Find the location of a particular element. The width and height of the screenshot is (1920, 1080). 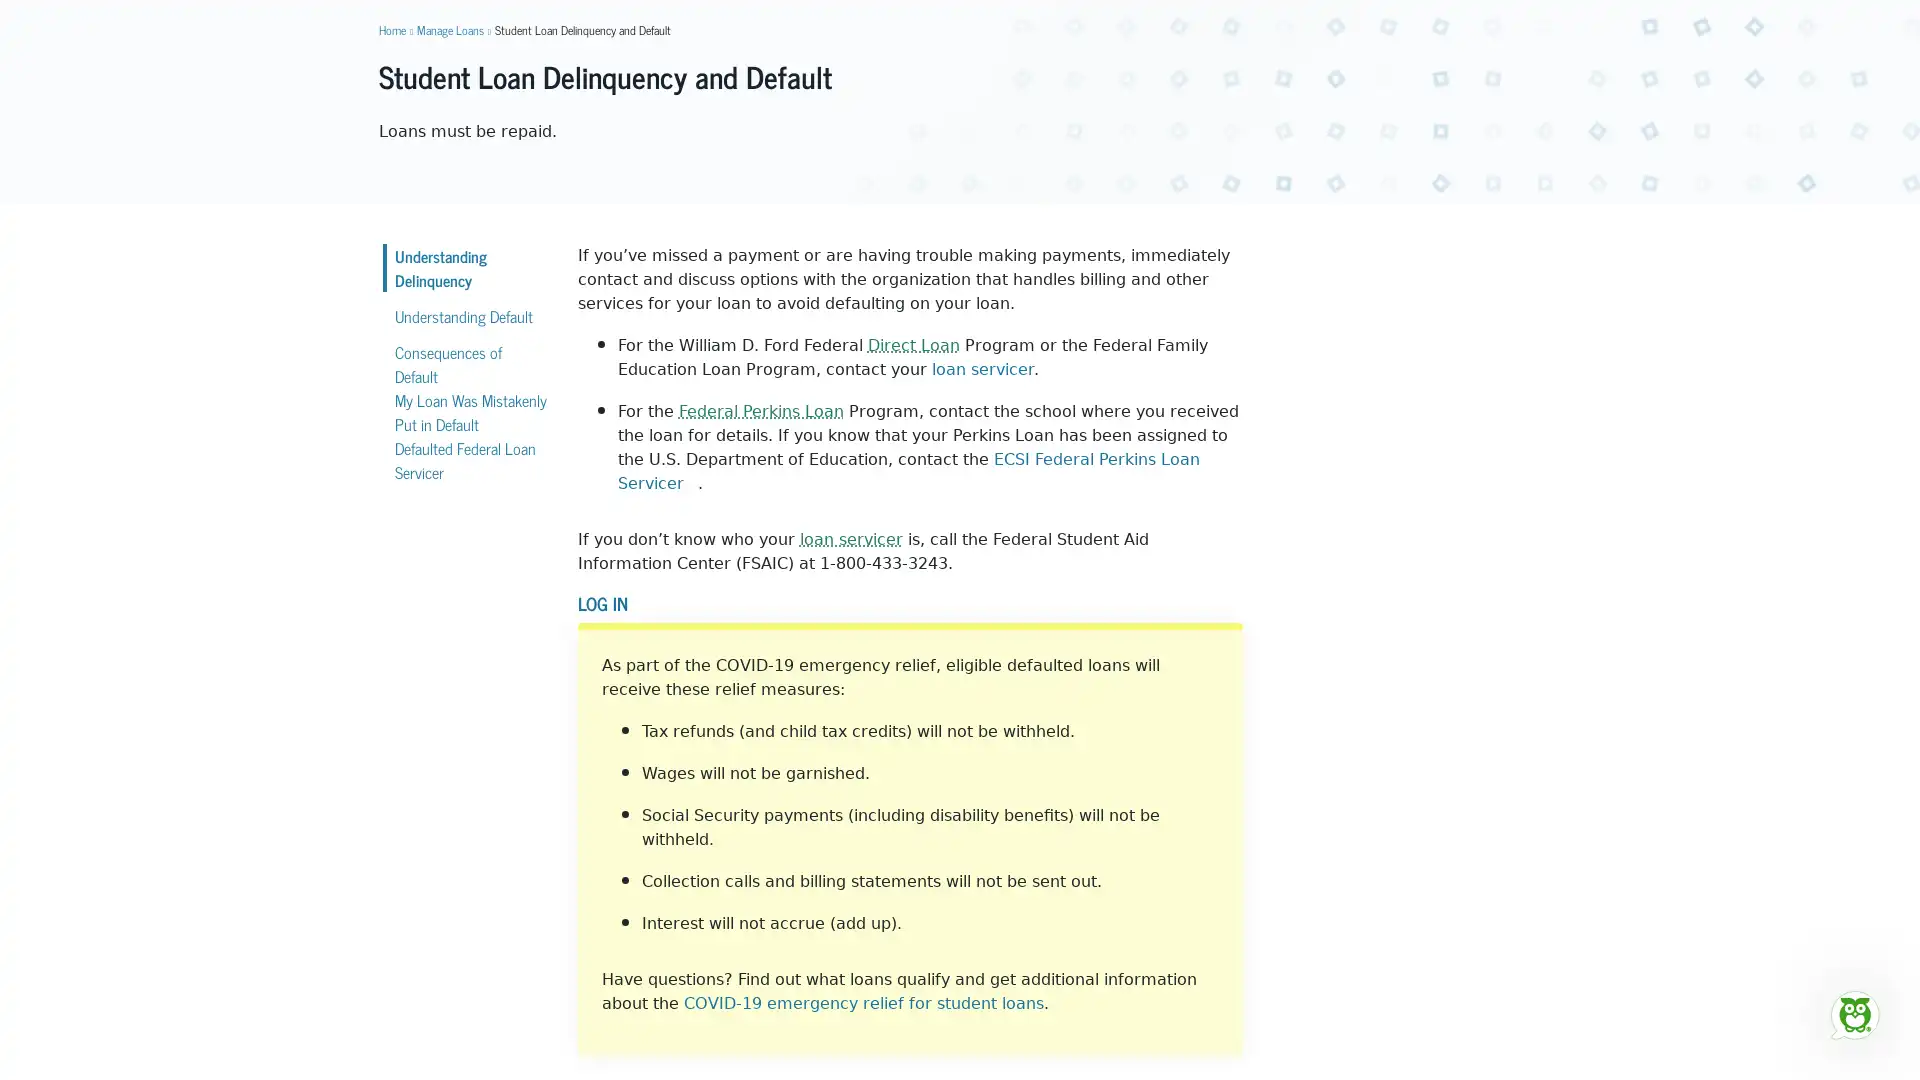

Espanol is located at coordinates (1520, 15).